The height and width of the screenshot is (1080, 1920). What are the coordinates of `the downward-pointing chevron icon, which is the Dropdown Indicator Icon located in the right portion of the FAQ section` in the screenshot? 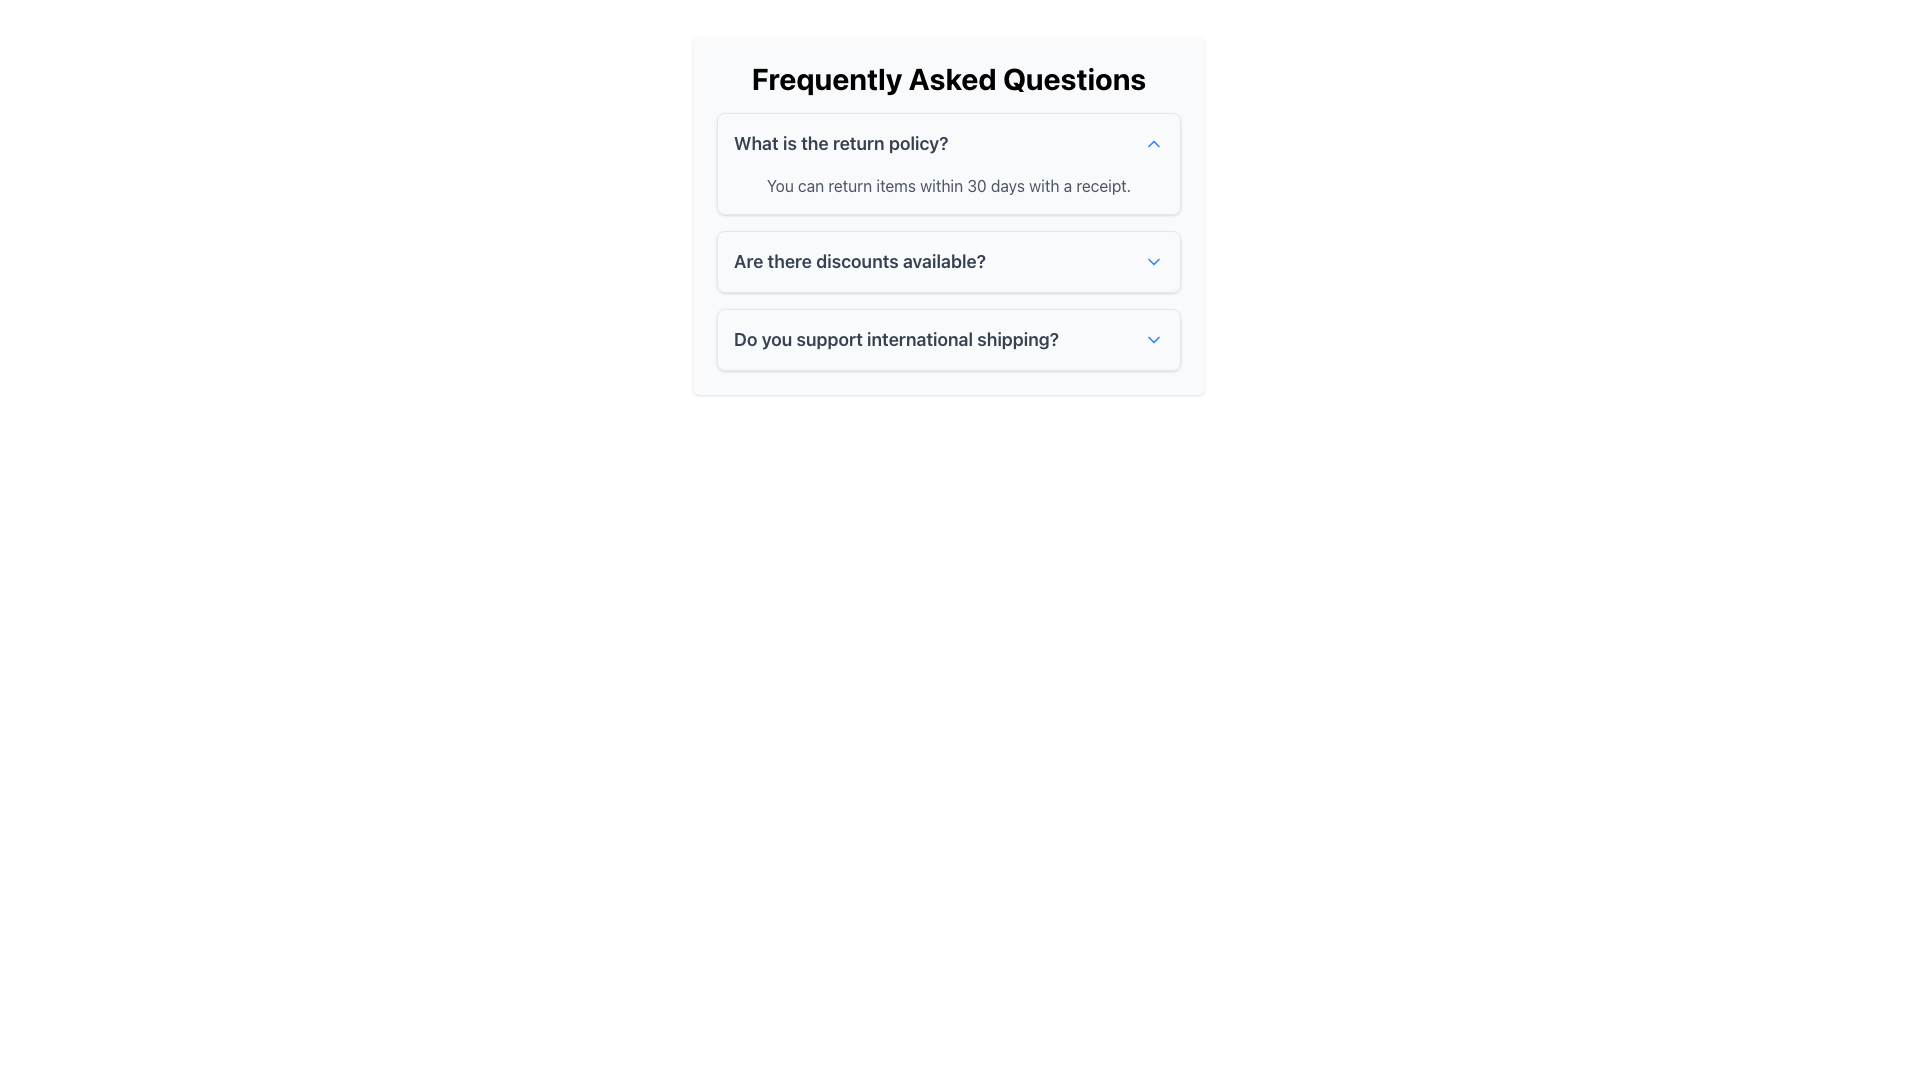 It's located at (1153, 261).